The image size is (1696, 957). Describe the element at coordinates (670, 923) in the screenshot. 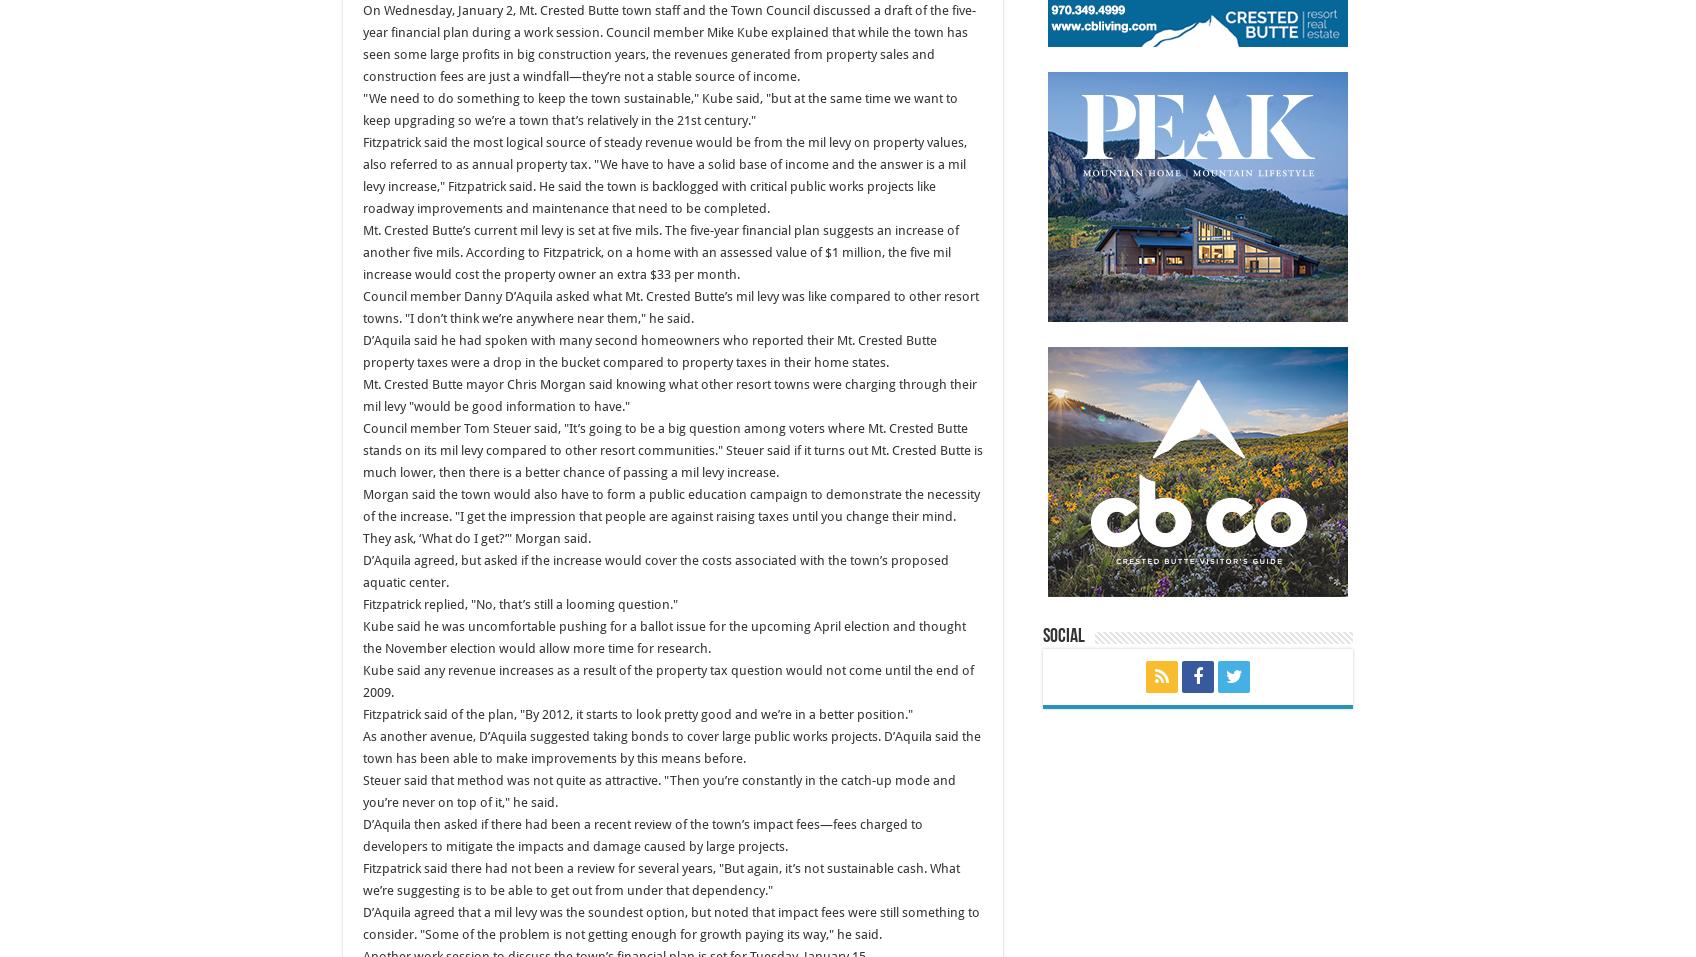

I see `'D’Aquila agreed that a mil levy was the soundest option, but noted that impact fees were still something to consider. "Some of the problem is not getting enough for growth paying its way," he said.'` at that location.